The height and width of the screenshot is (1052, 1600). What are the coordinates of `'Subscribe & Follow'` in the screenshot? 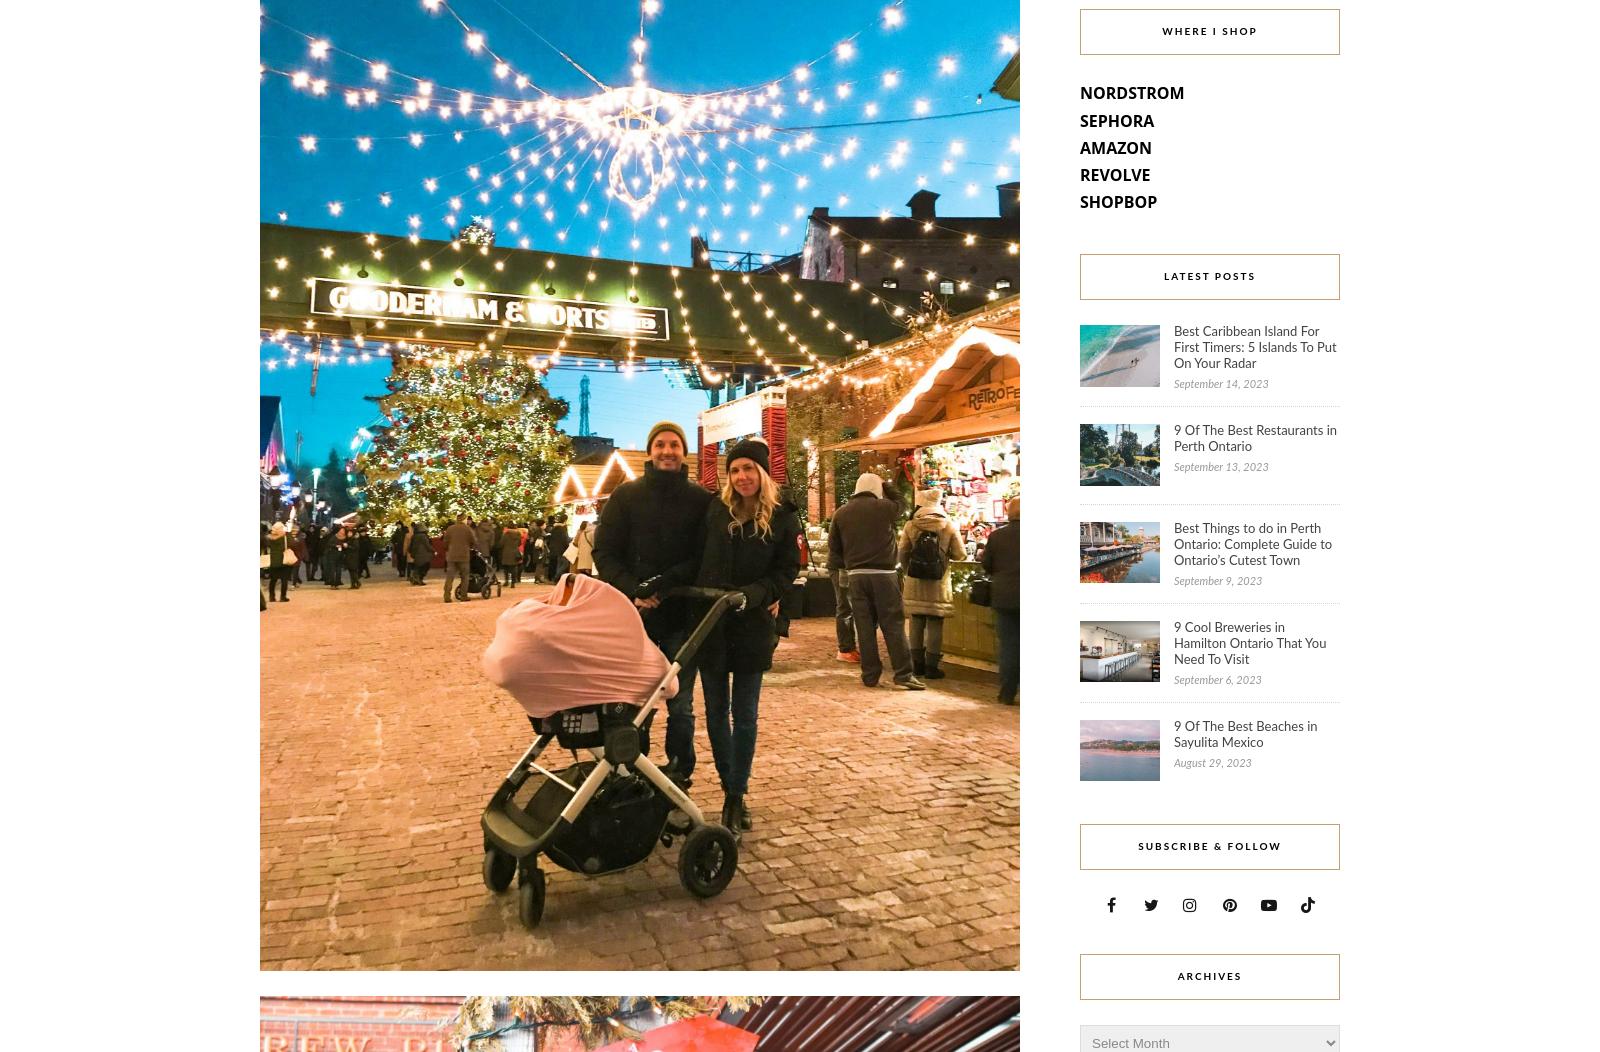 It's located at (1138, 845).